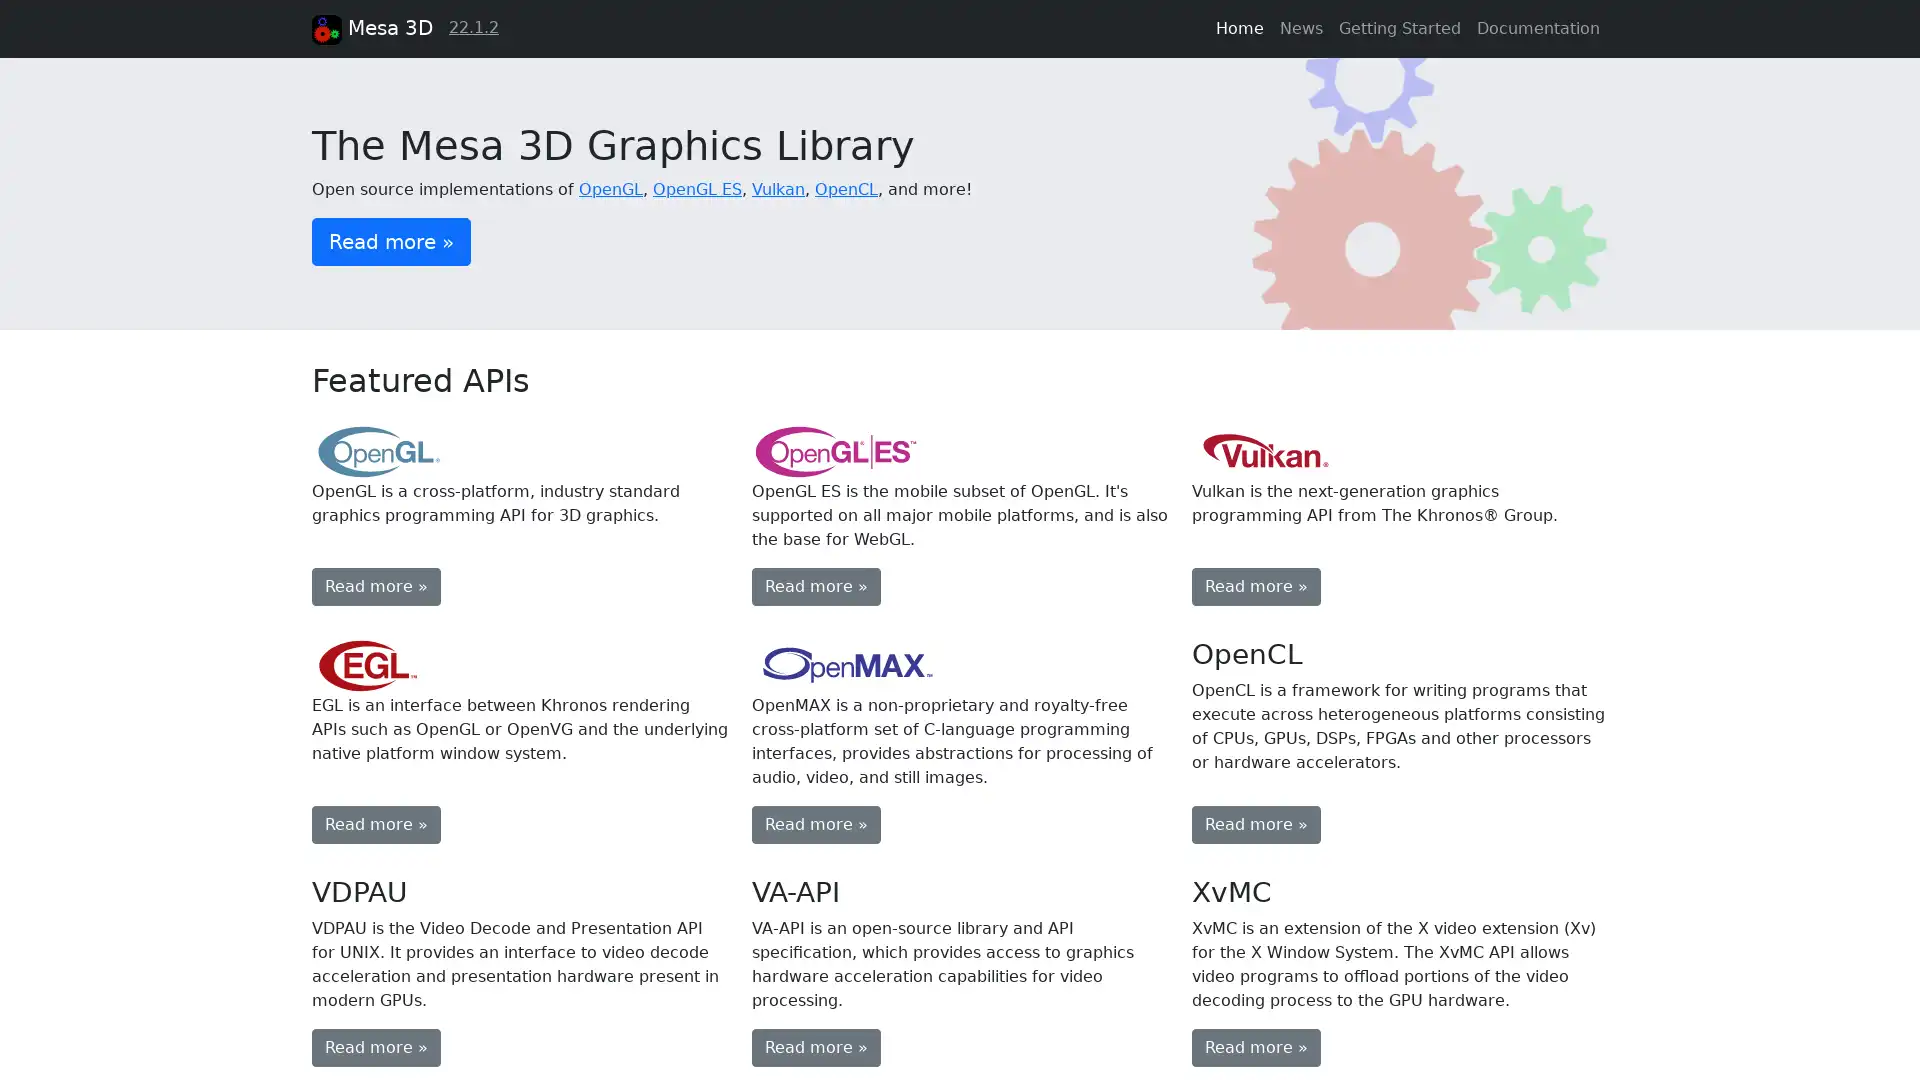  Describe the element at coordinates (376, 824) in the screenshot. I see `Read more` at that location.